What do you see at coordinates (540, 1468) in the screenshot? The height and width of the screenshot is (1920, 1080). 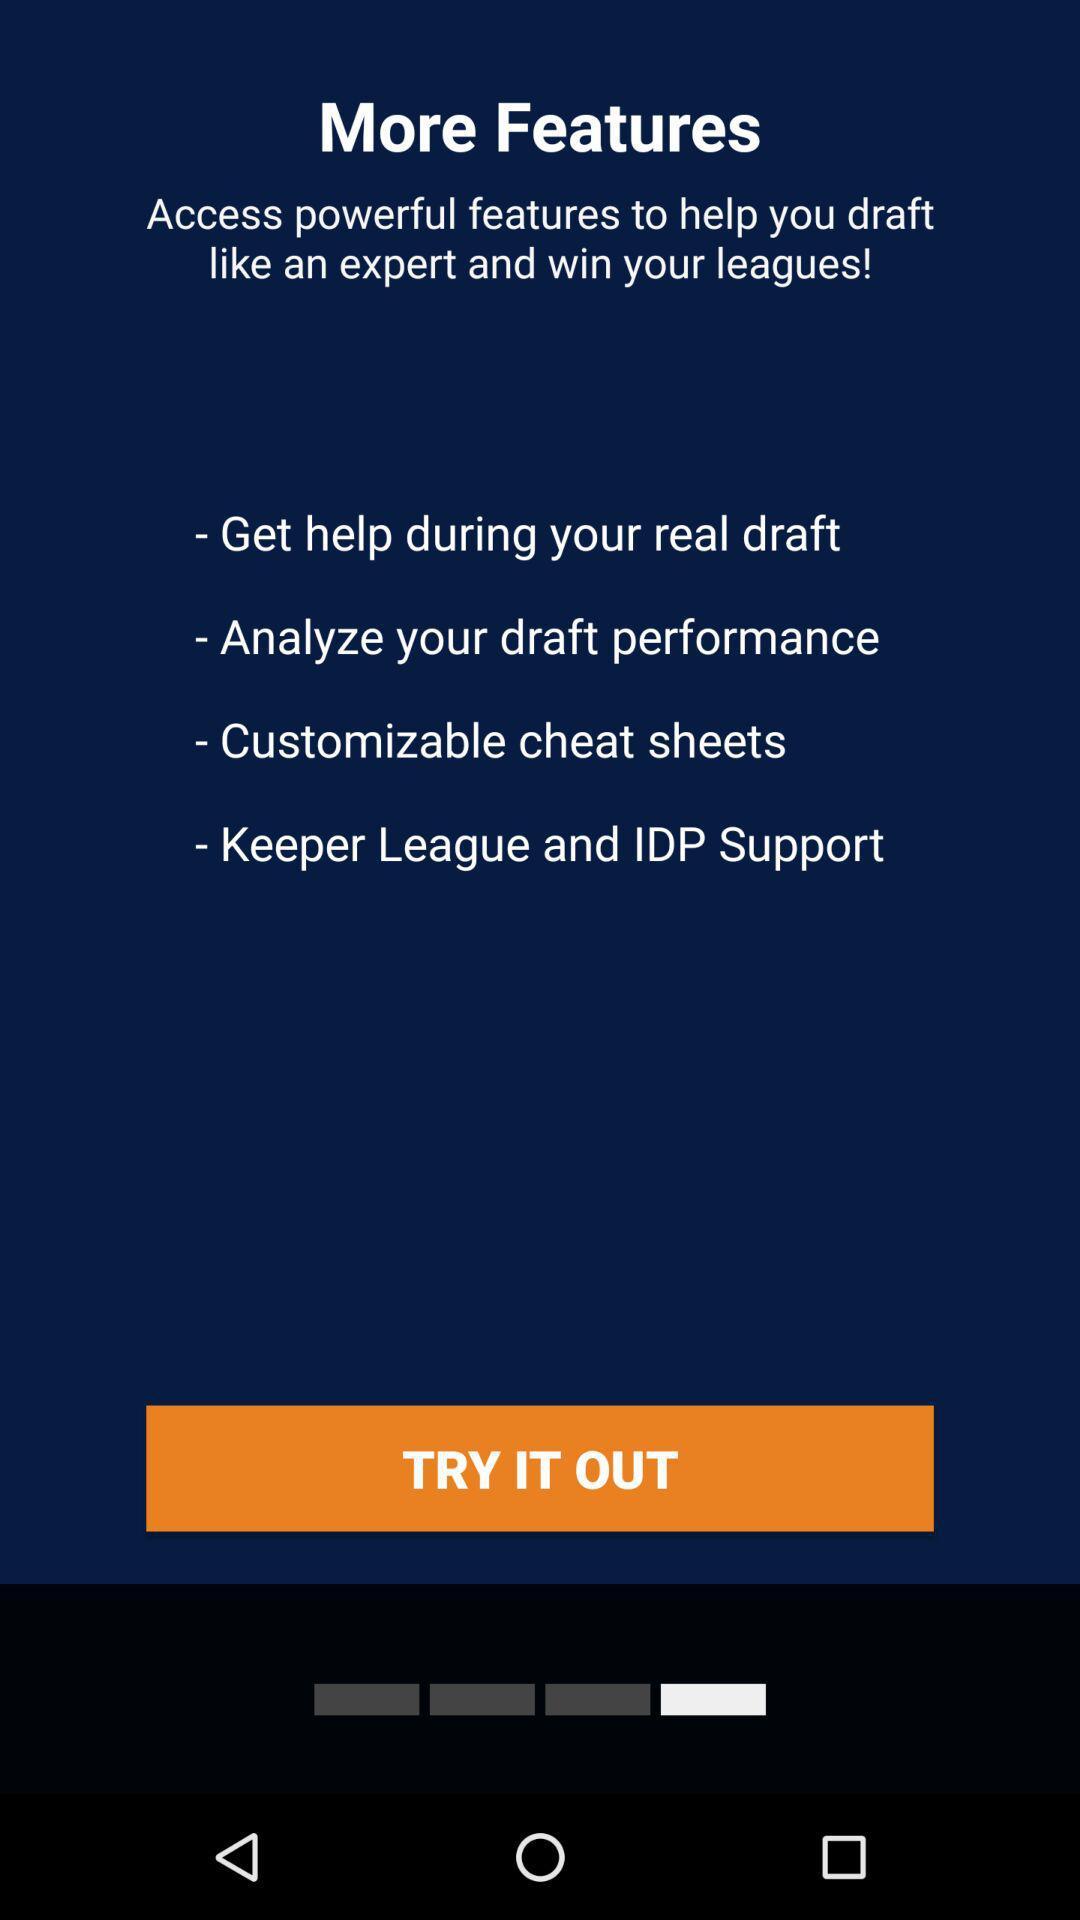 I see `the try it out item` at bounding box center [540, 1468].